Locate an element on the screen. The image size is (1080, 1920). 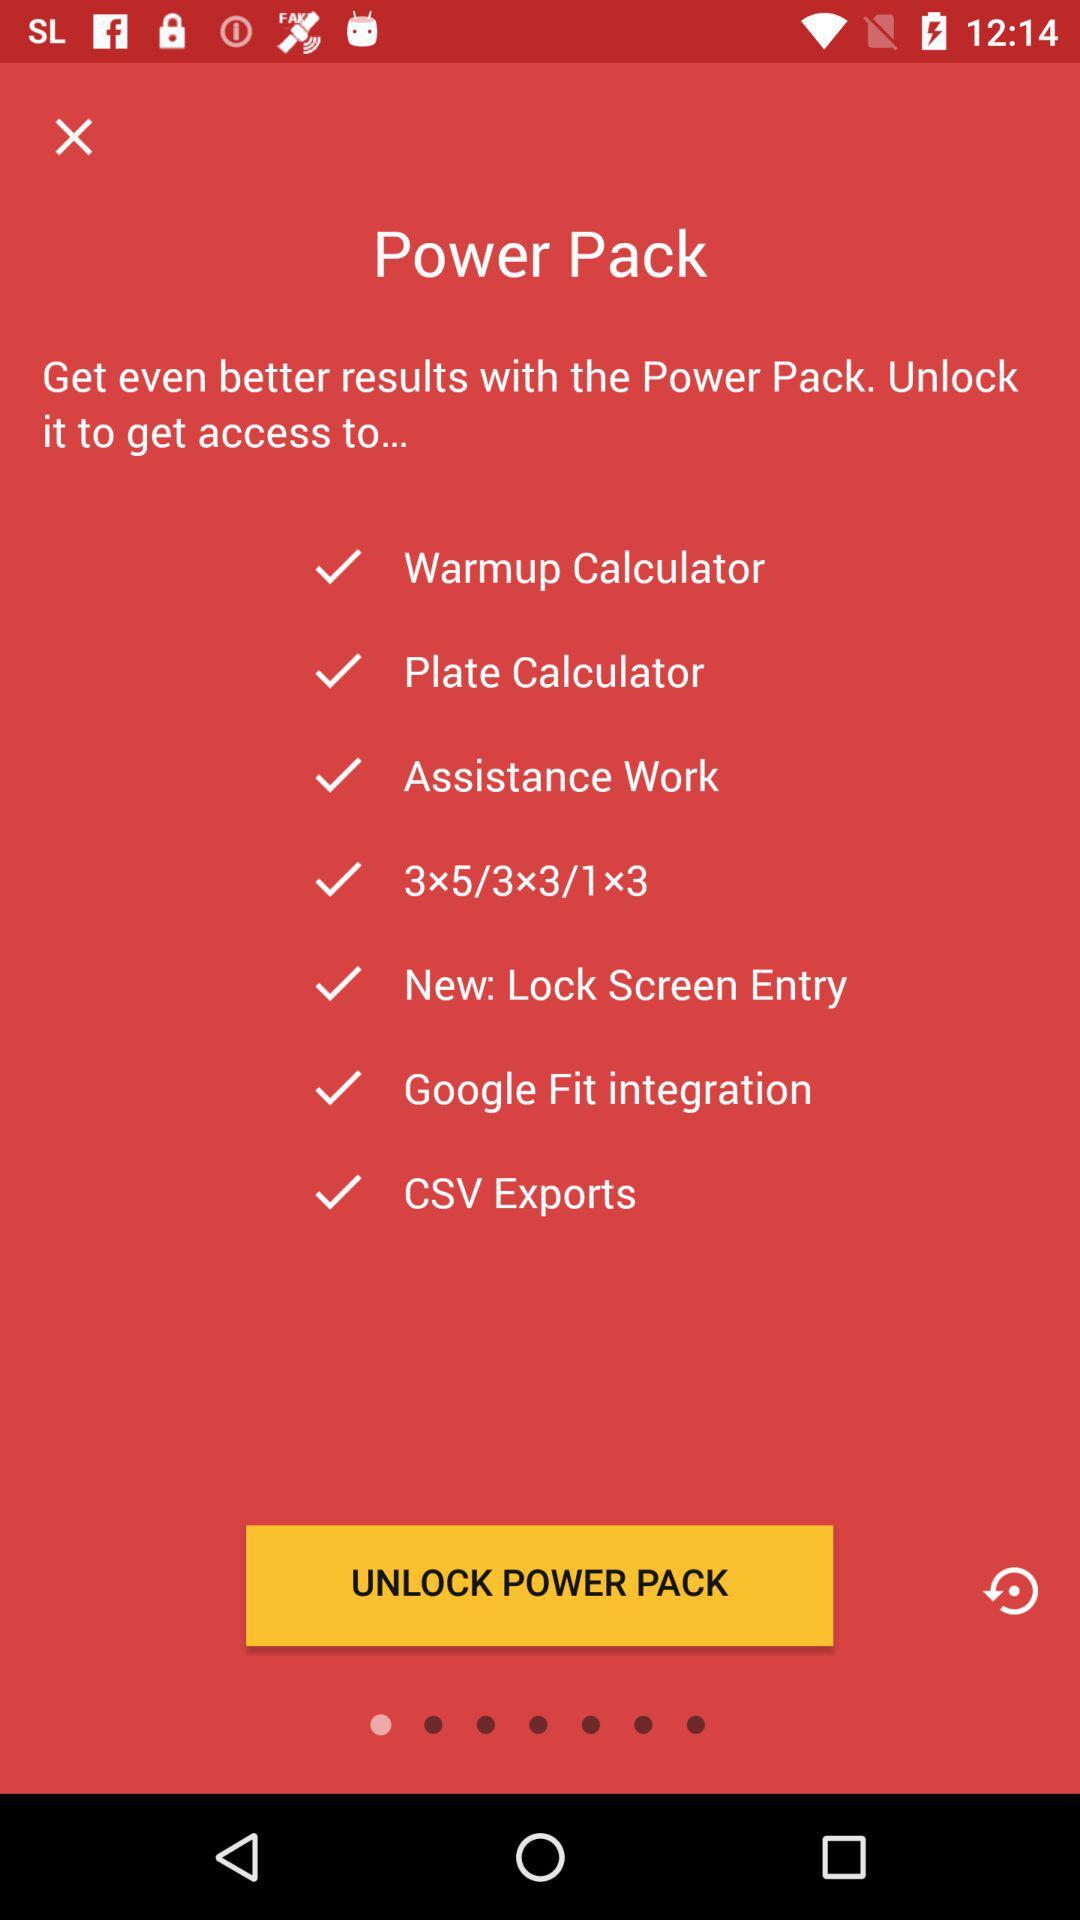
refresh button is located at coordinates (1010, 1590).